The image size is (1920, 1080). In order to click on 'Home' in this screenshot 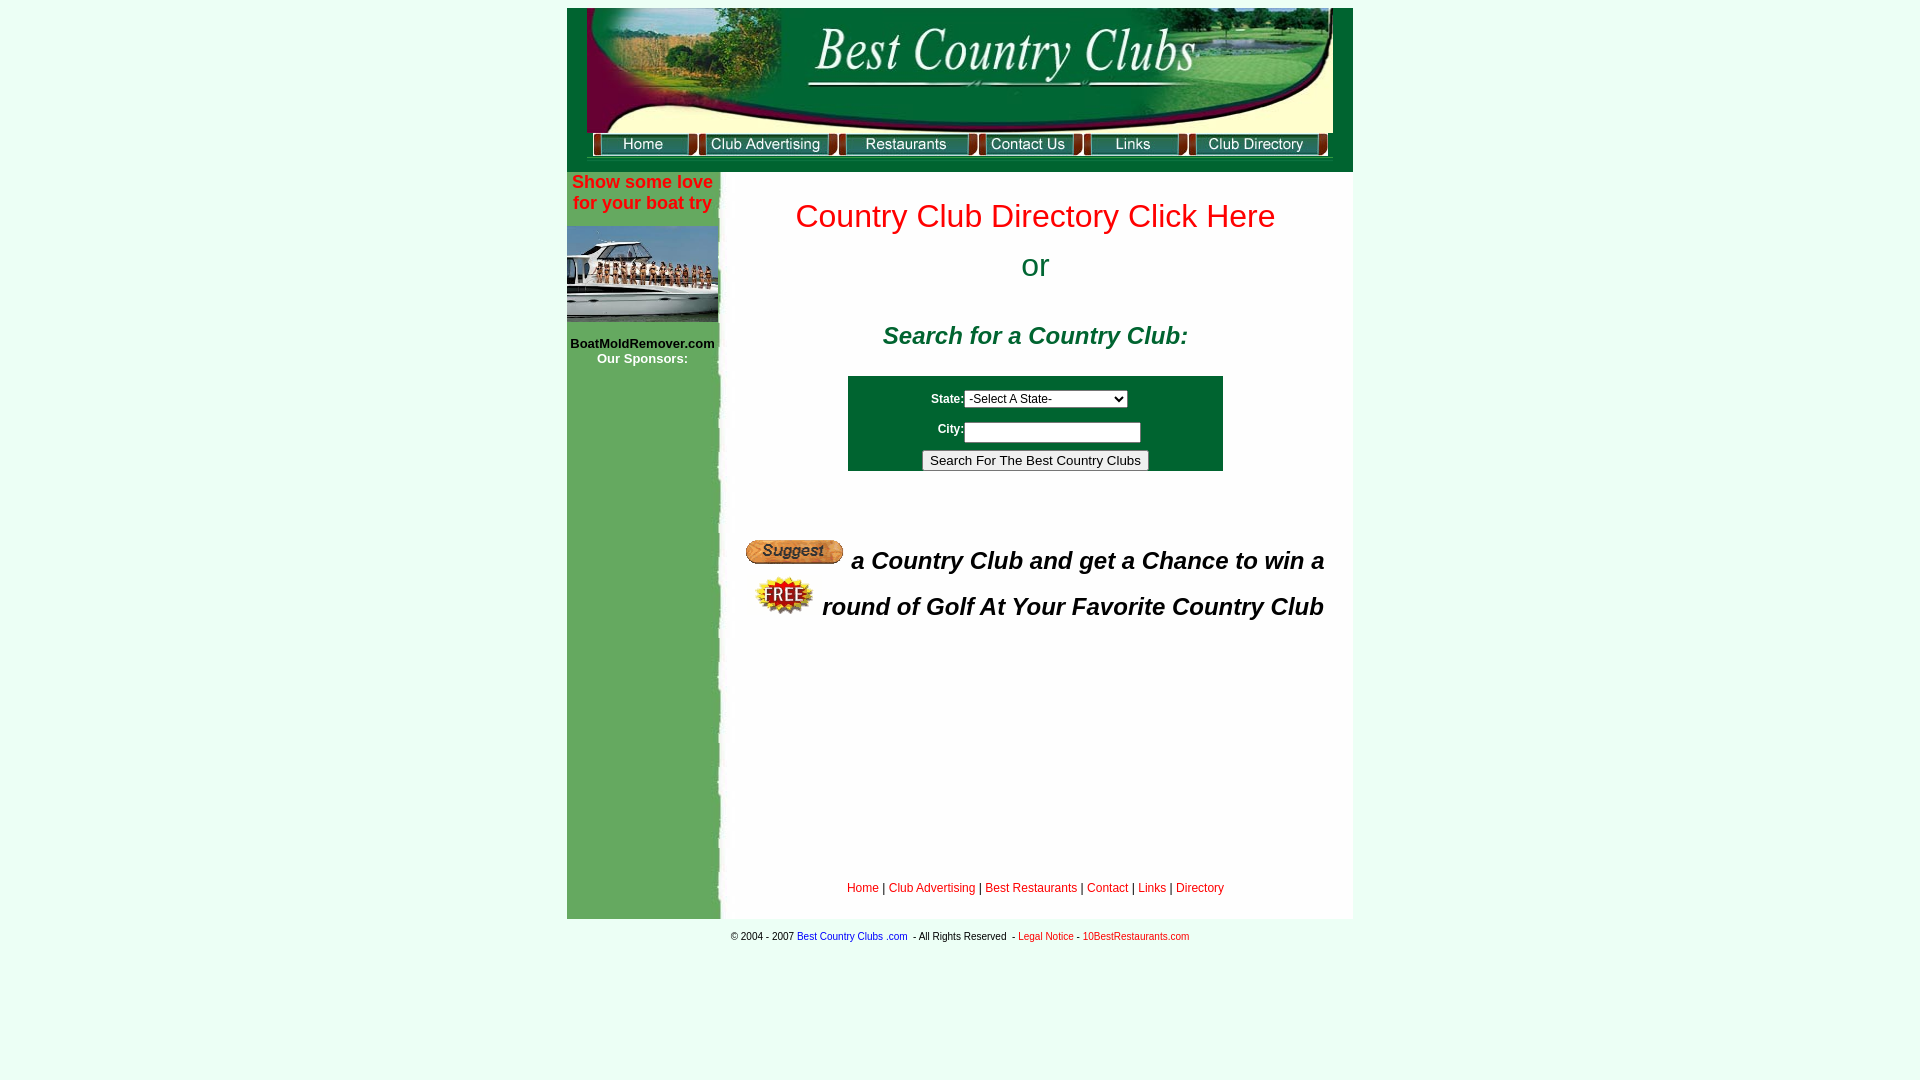, I will do `click(863, 886)`.